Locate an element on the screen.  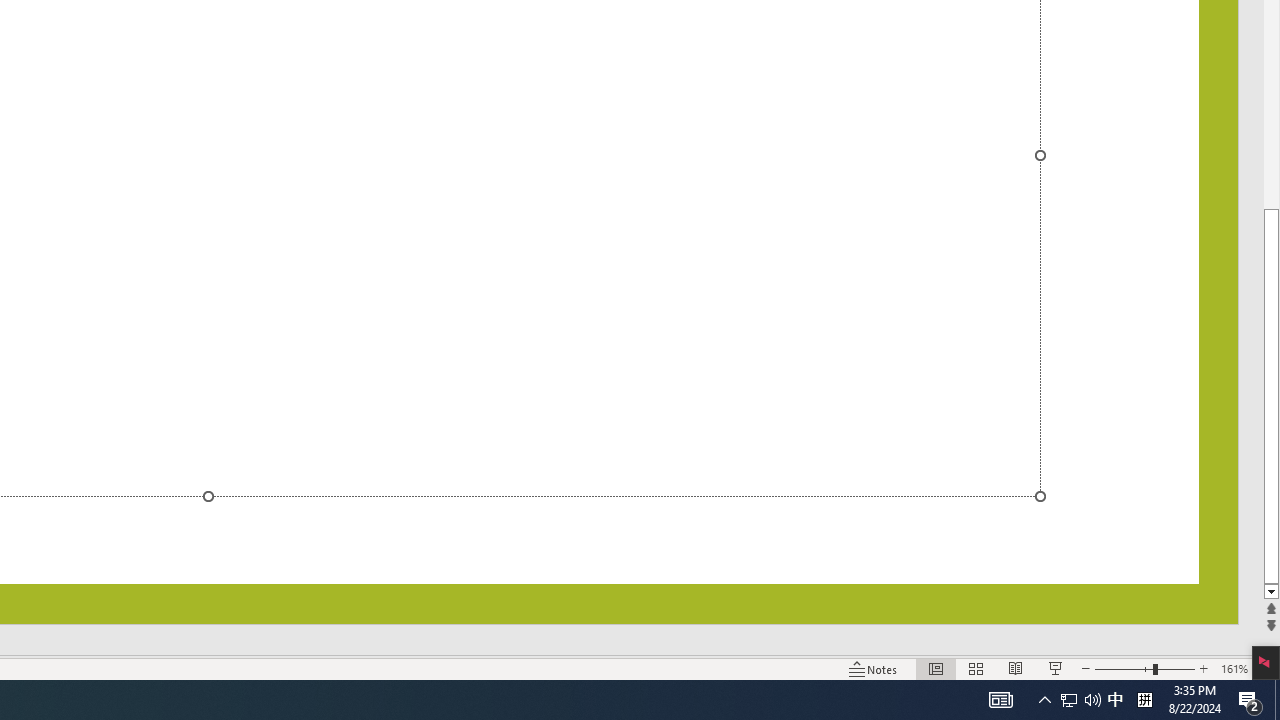
'Zoom 161%' is located at coordinates (1233, 669).